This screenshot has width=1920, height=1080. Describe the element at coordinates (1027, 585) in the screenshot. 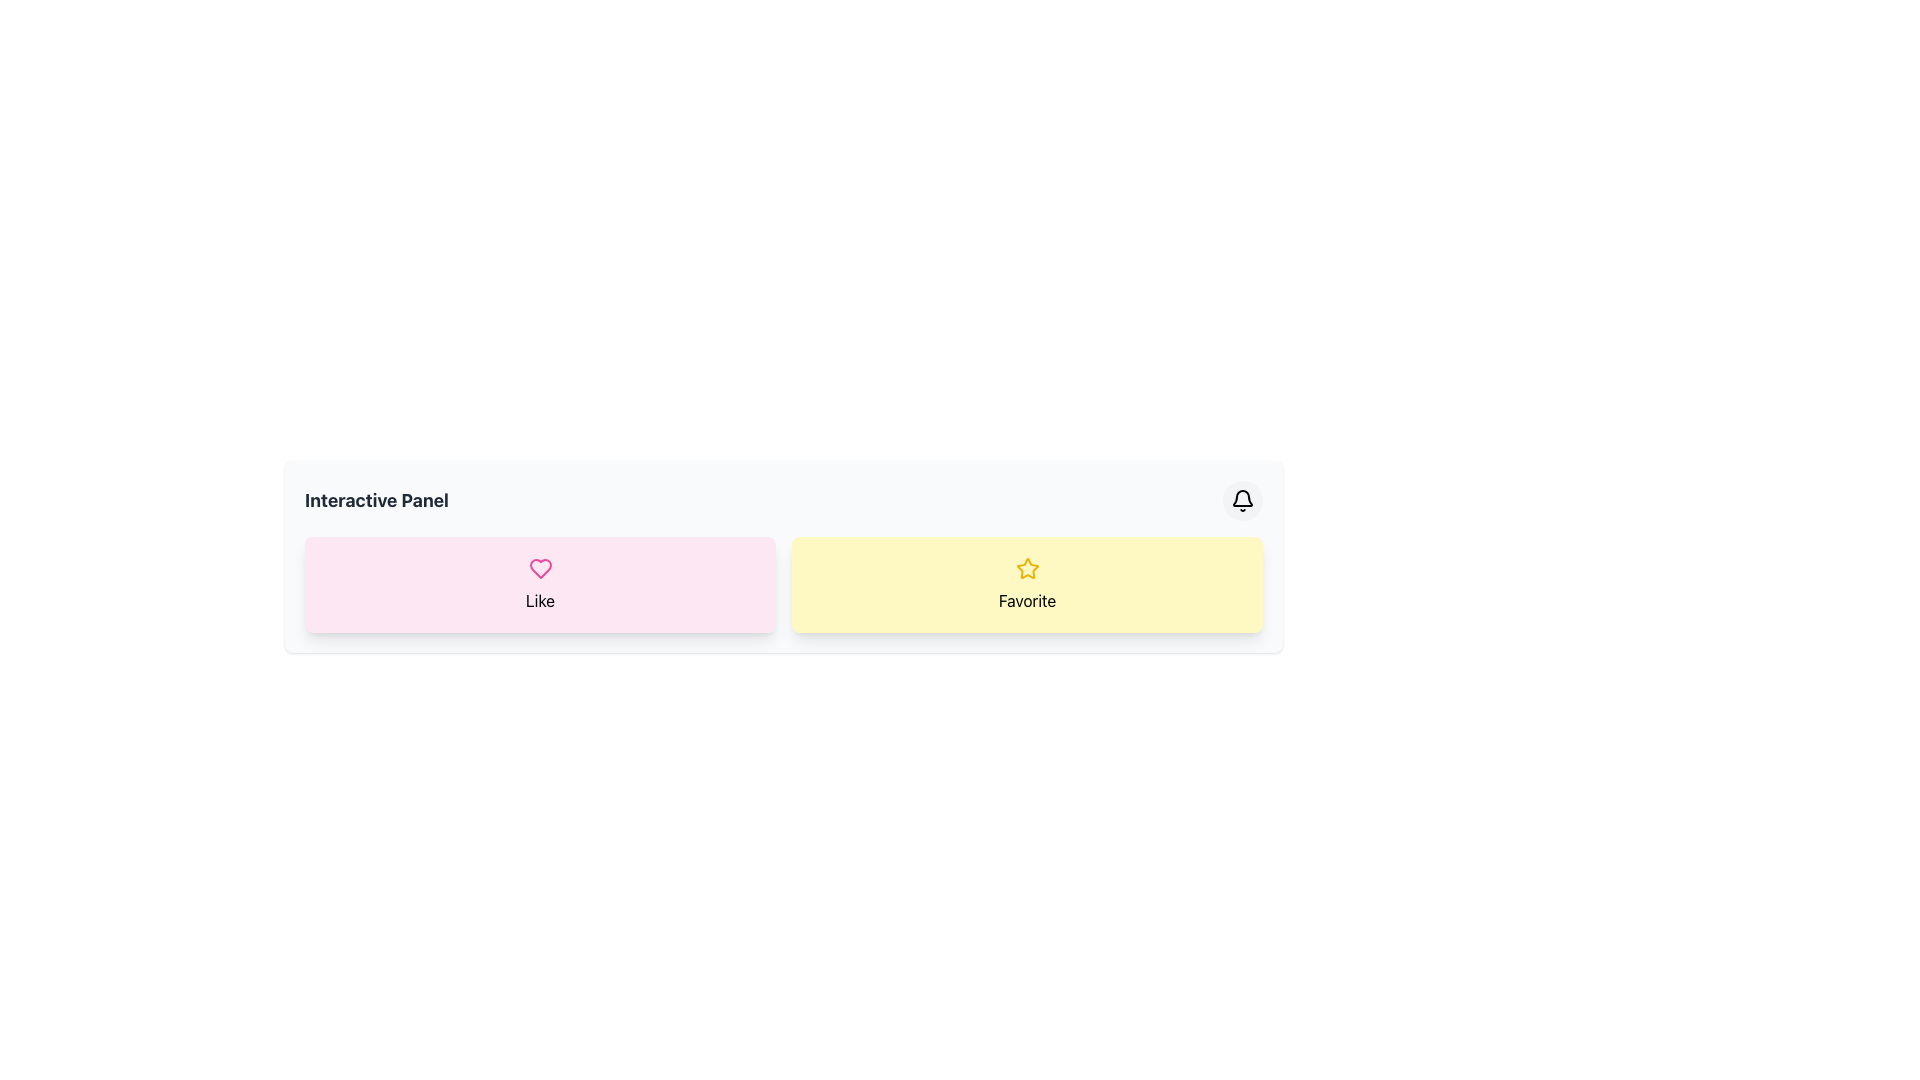

I see `the 'Favorite' button, which is the second button in a horizontally arranged pair located on the right side of the 'Like' button, to mark an item as a favorite` at that location.